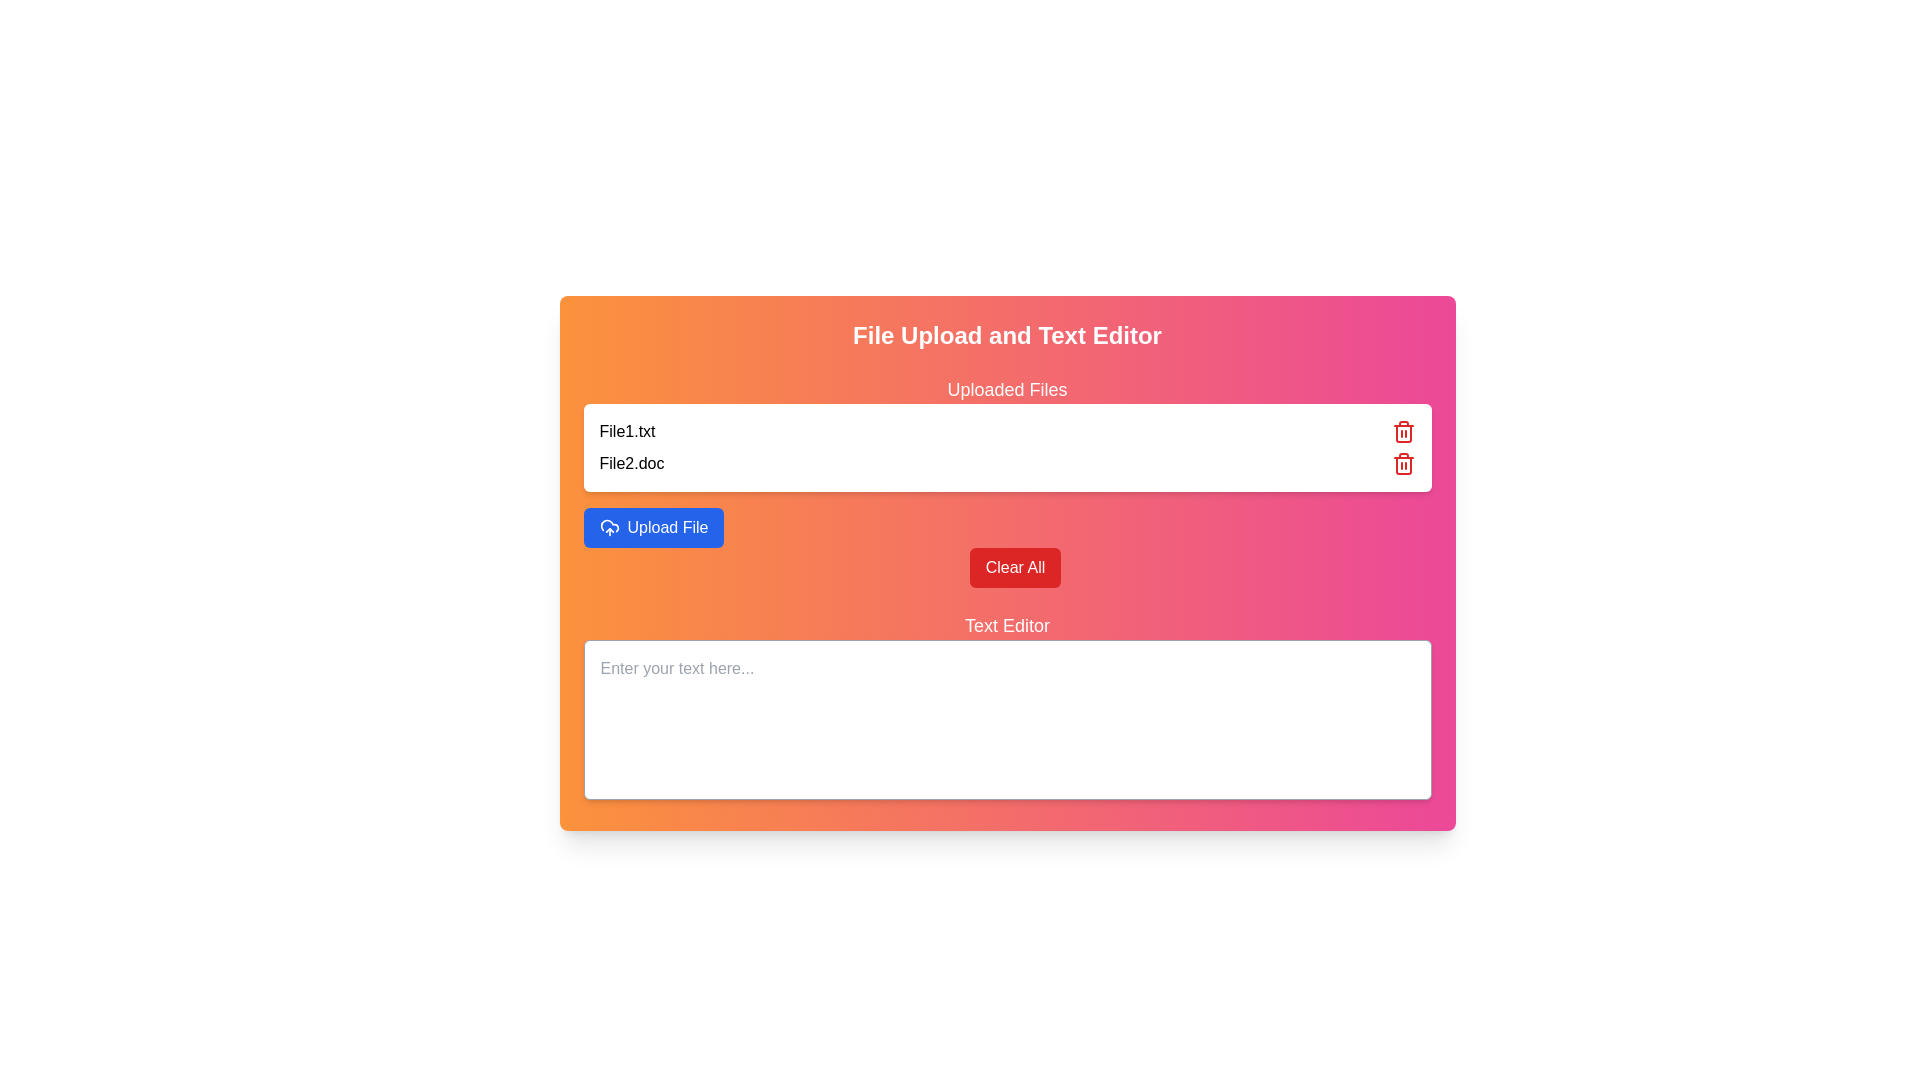 This screenshot has width=1920, height=1080. What do you see at coordinates (1007, 624) in the screenshot?
I see `the Text label that indicates the function of the text input field in the 'Text Editor' section, positioned above the input box` at bounding box center [1007, 624].